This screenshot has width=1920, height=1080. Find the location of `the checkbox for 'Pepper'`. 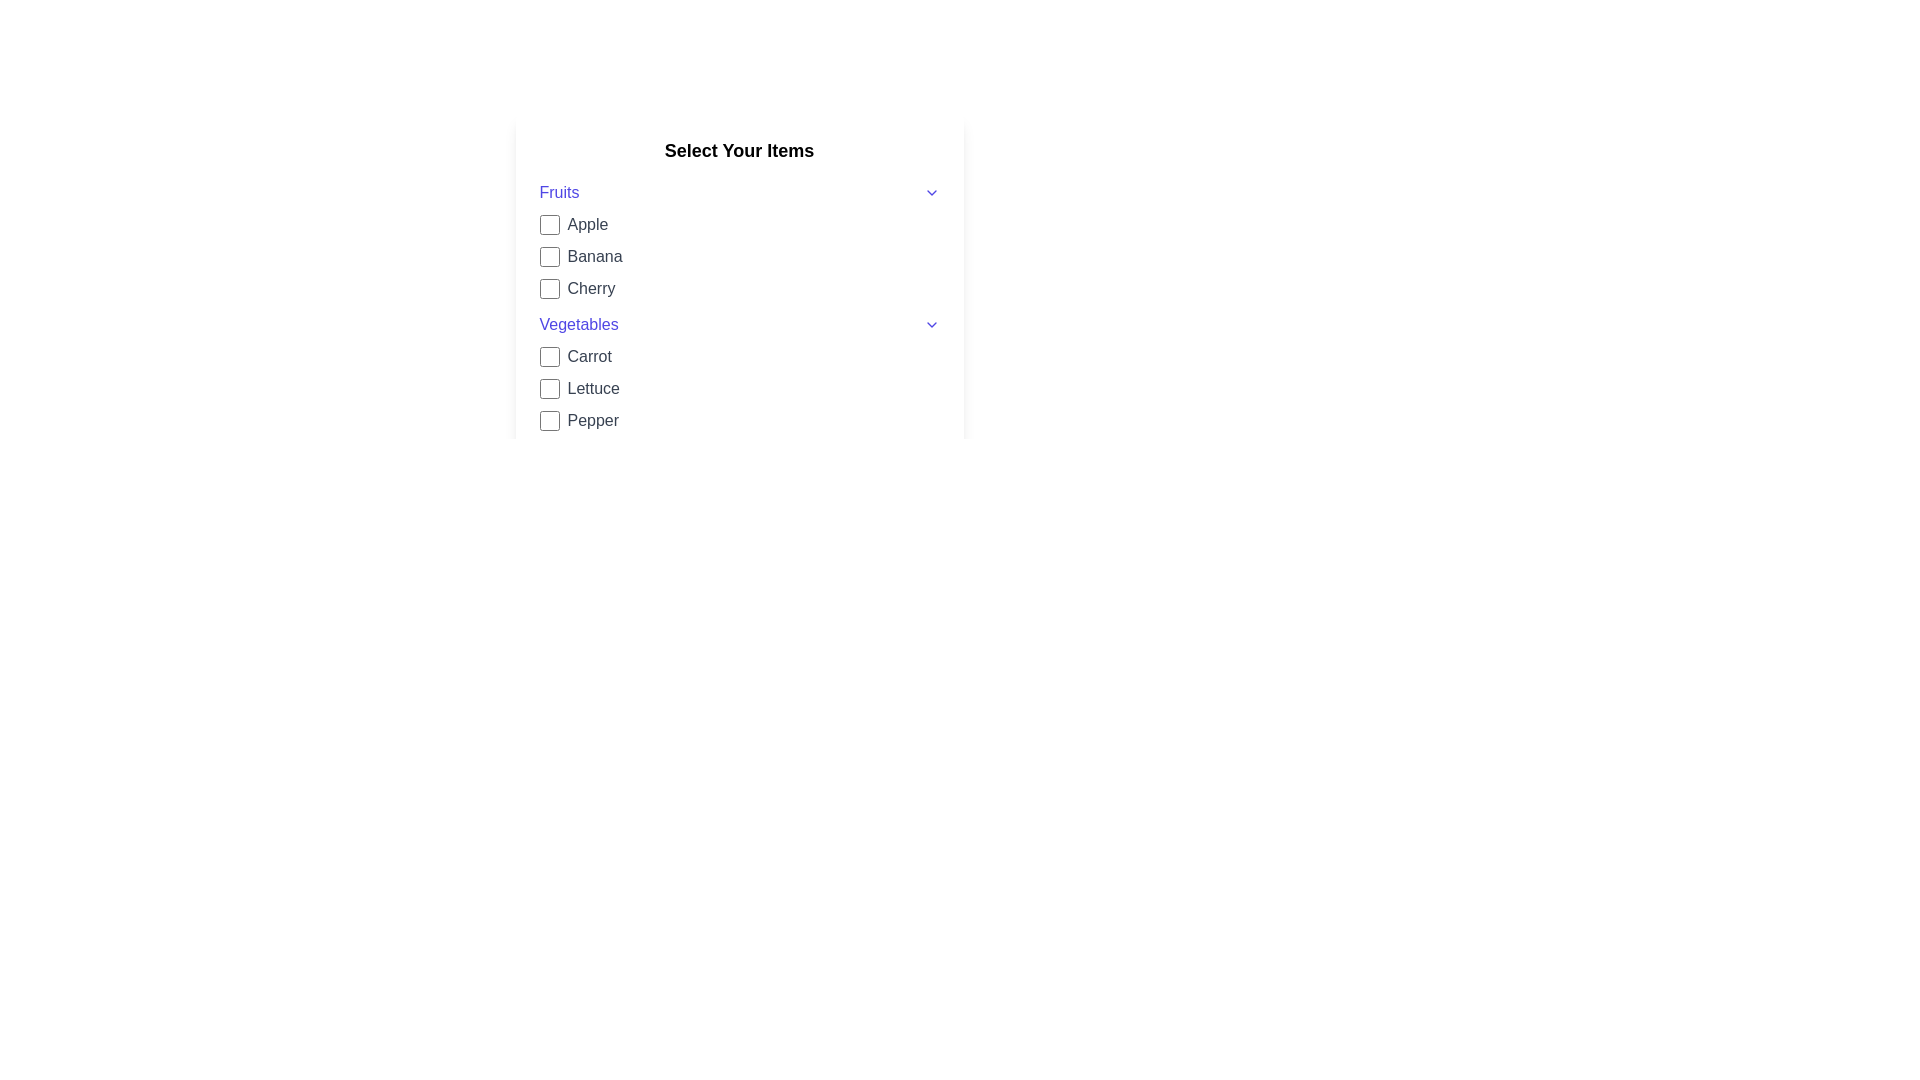

the checkbox for 'Pepper' is located at coordinates (549, 419).